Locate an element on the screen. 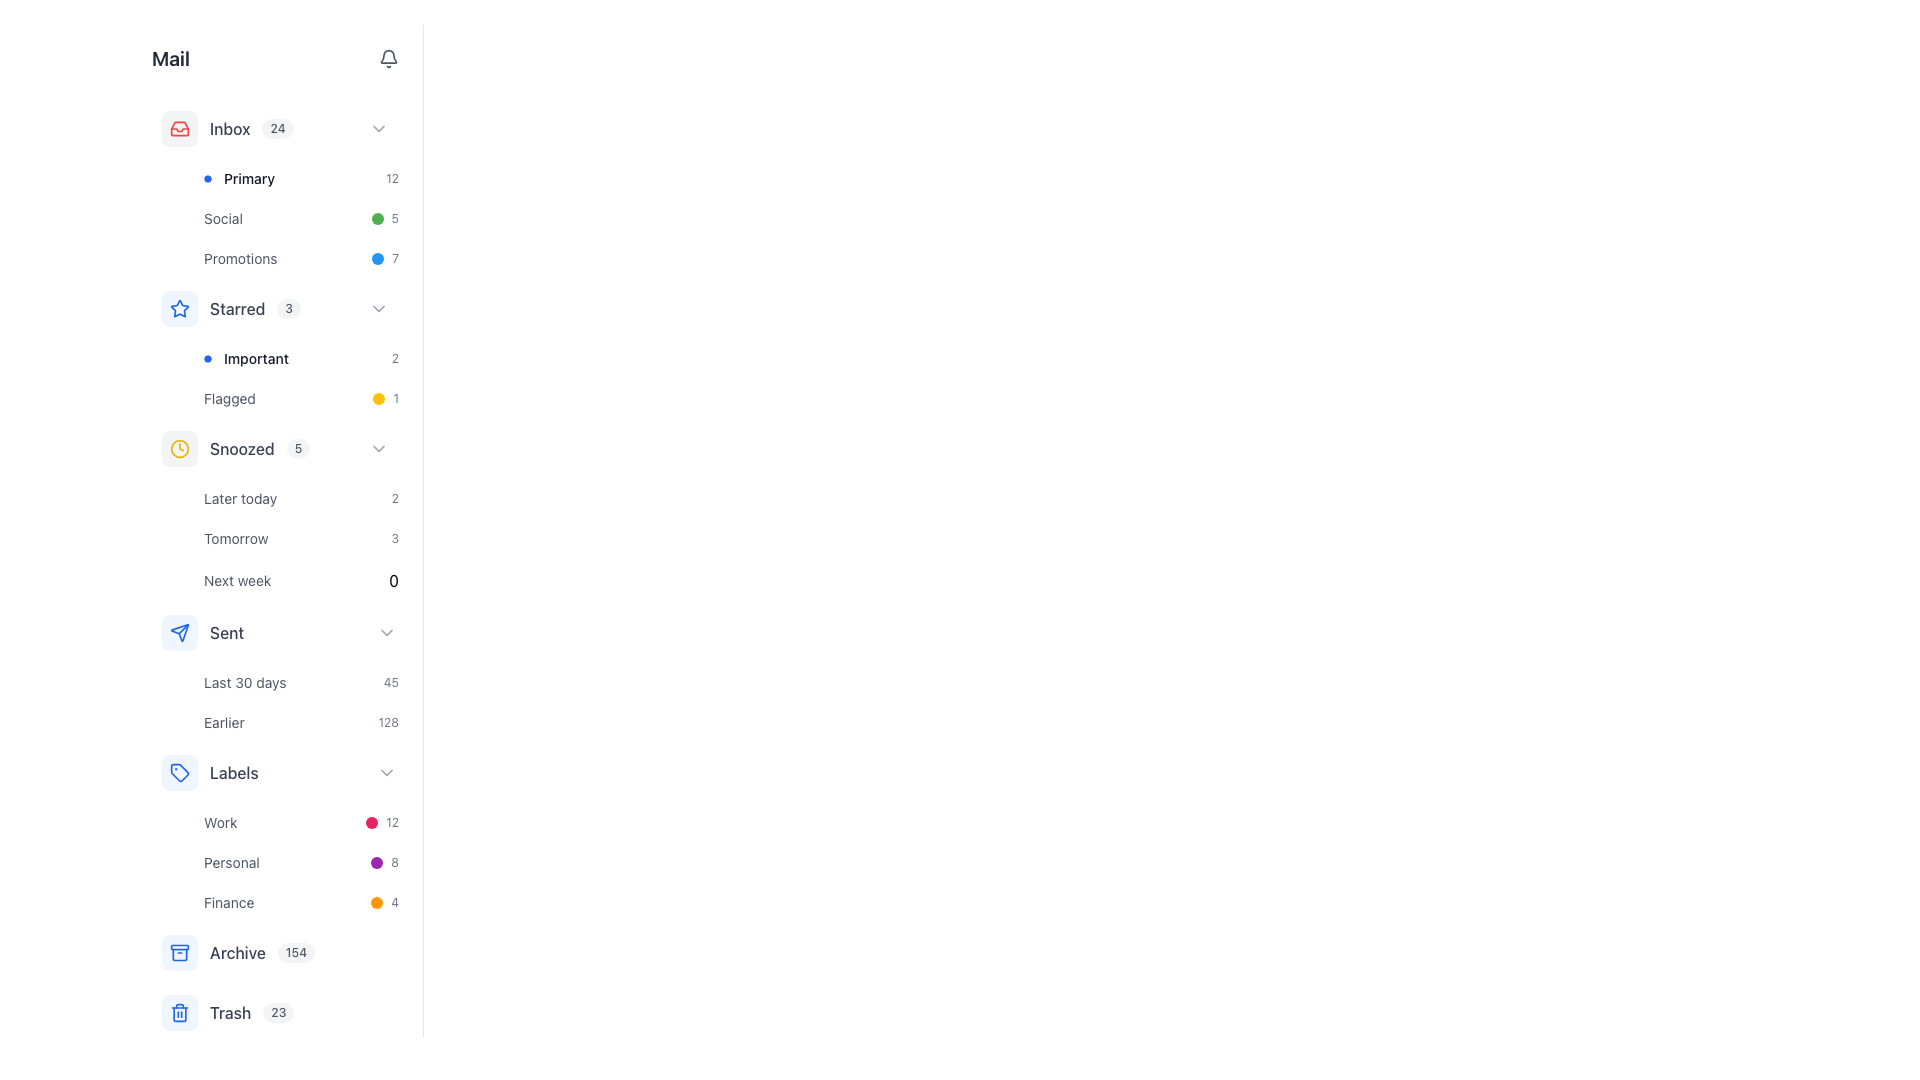 The image size is (1920, 1080). the text label 'Personal' which is styled in a smaller font size and subtle gray color, located under the 'Labels' section, below the 'Work' label is located at coordinates (231, 862).